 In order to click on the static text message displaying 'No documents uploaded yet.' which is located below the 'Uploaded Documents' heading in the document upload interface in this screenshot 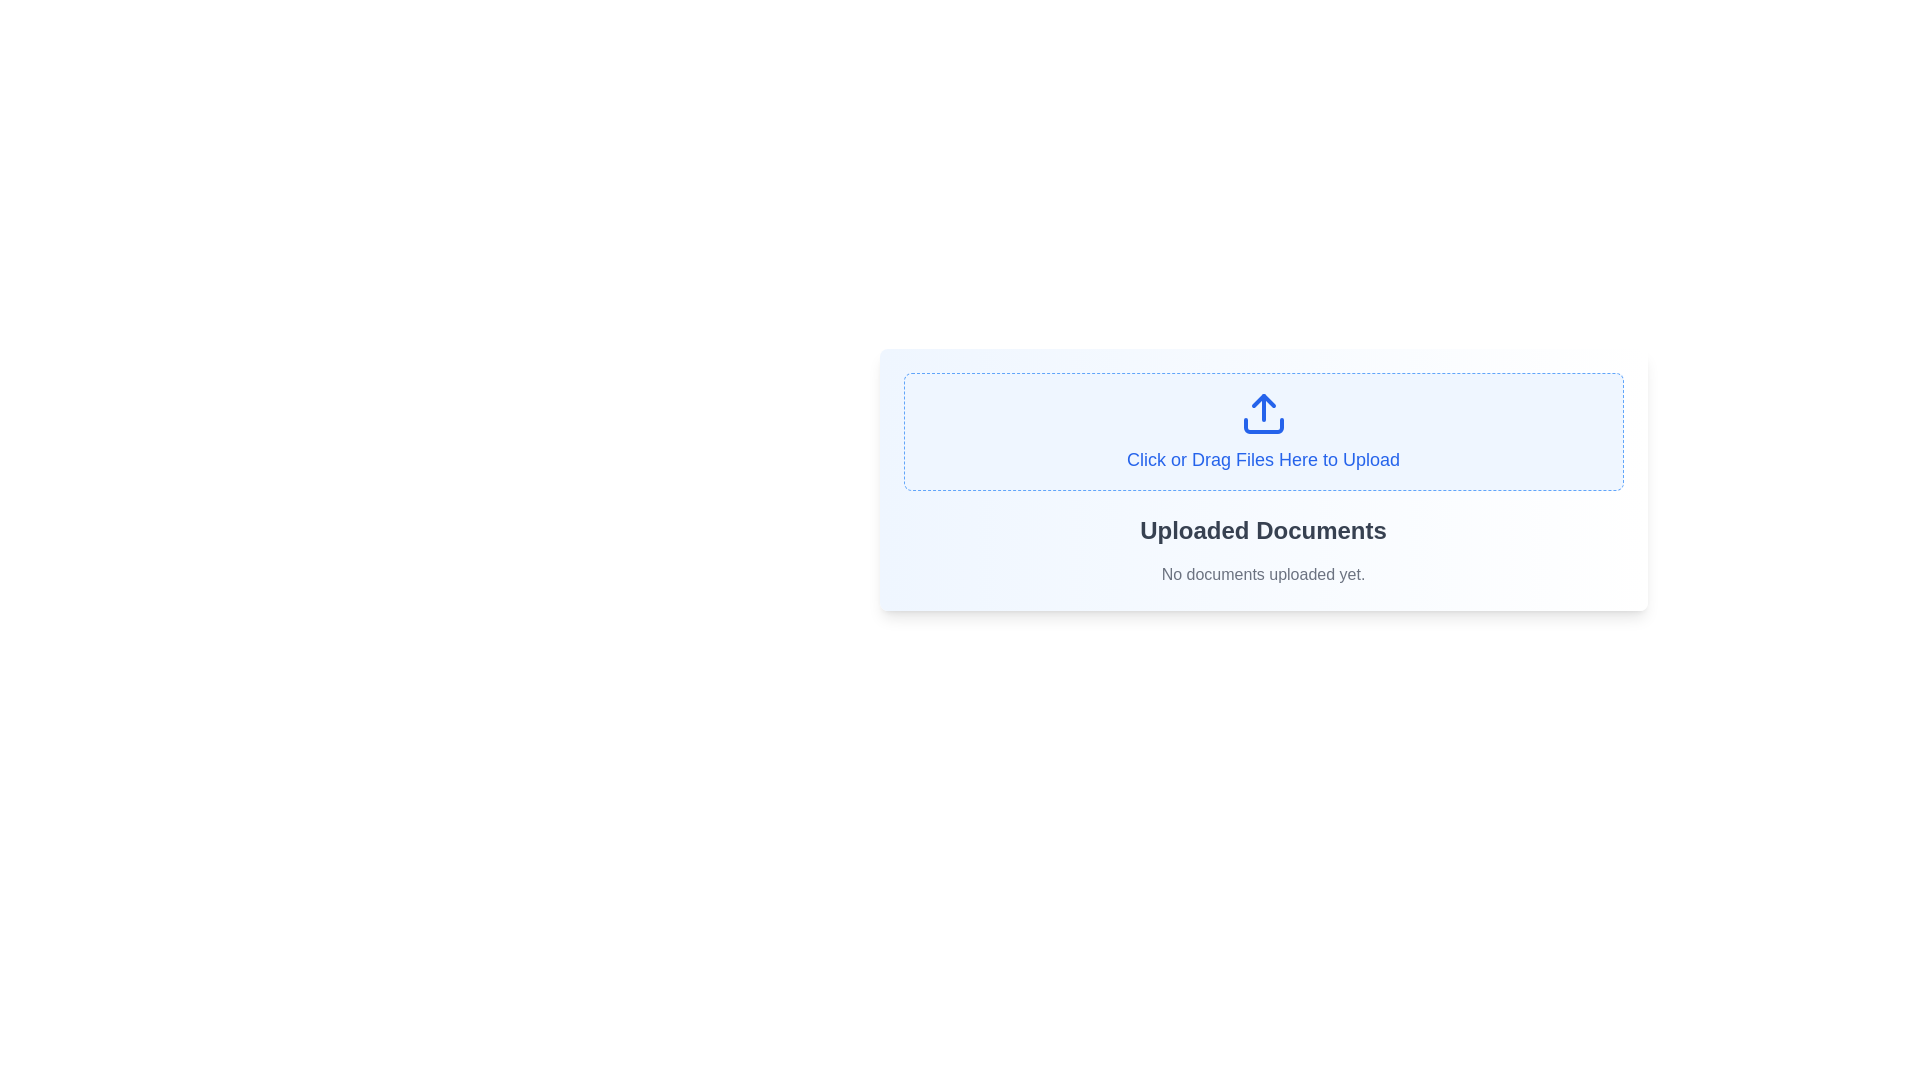, I will do `click(1262, 574)`.